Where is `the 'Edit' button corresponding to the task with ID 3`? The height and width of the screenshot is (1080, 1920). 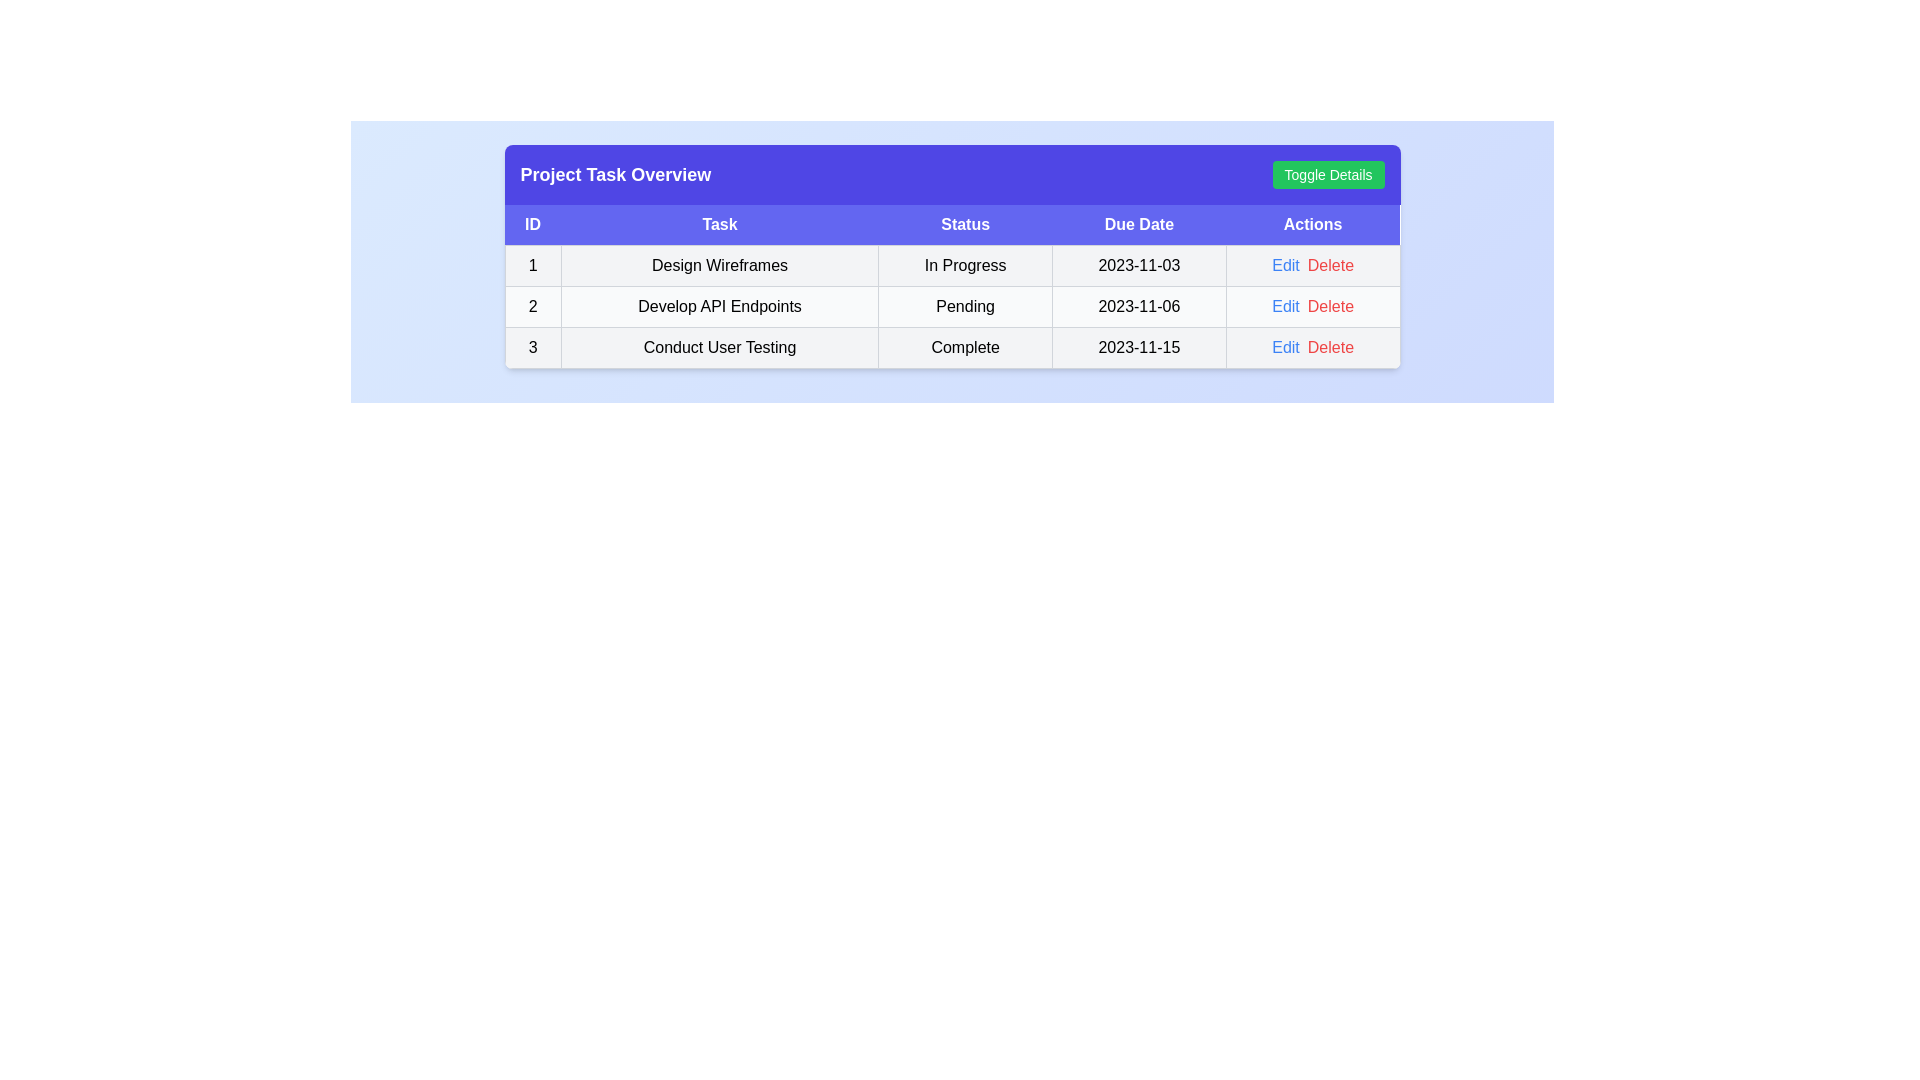 the 'Edit' button corresponding to the task with ID 3 is located at coordinates (1286, 346).